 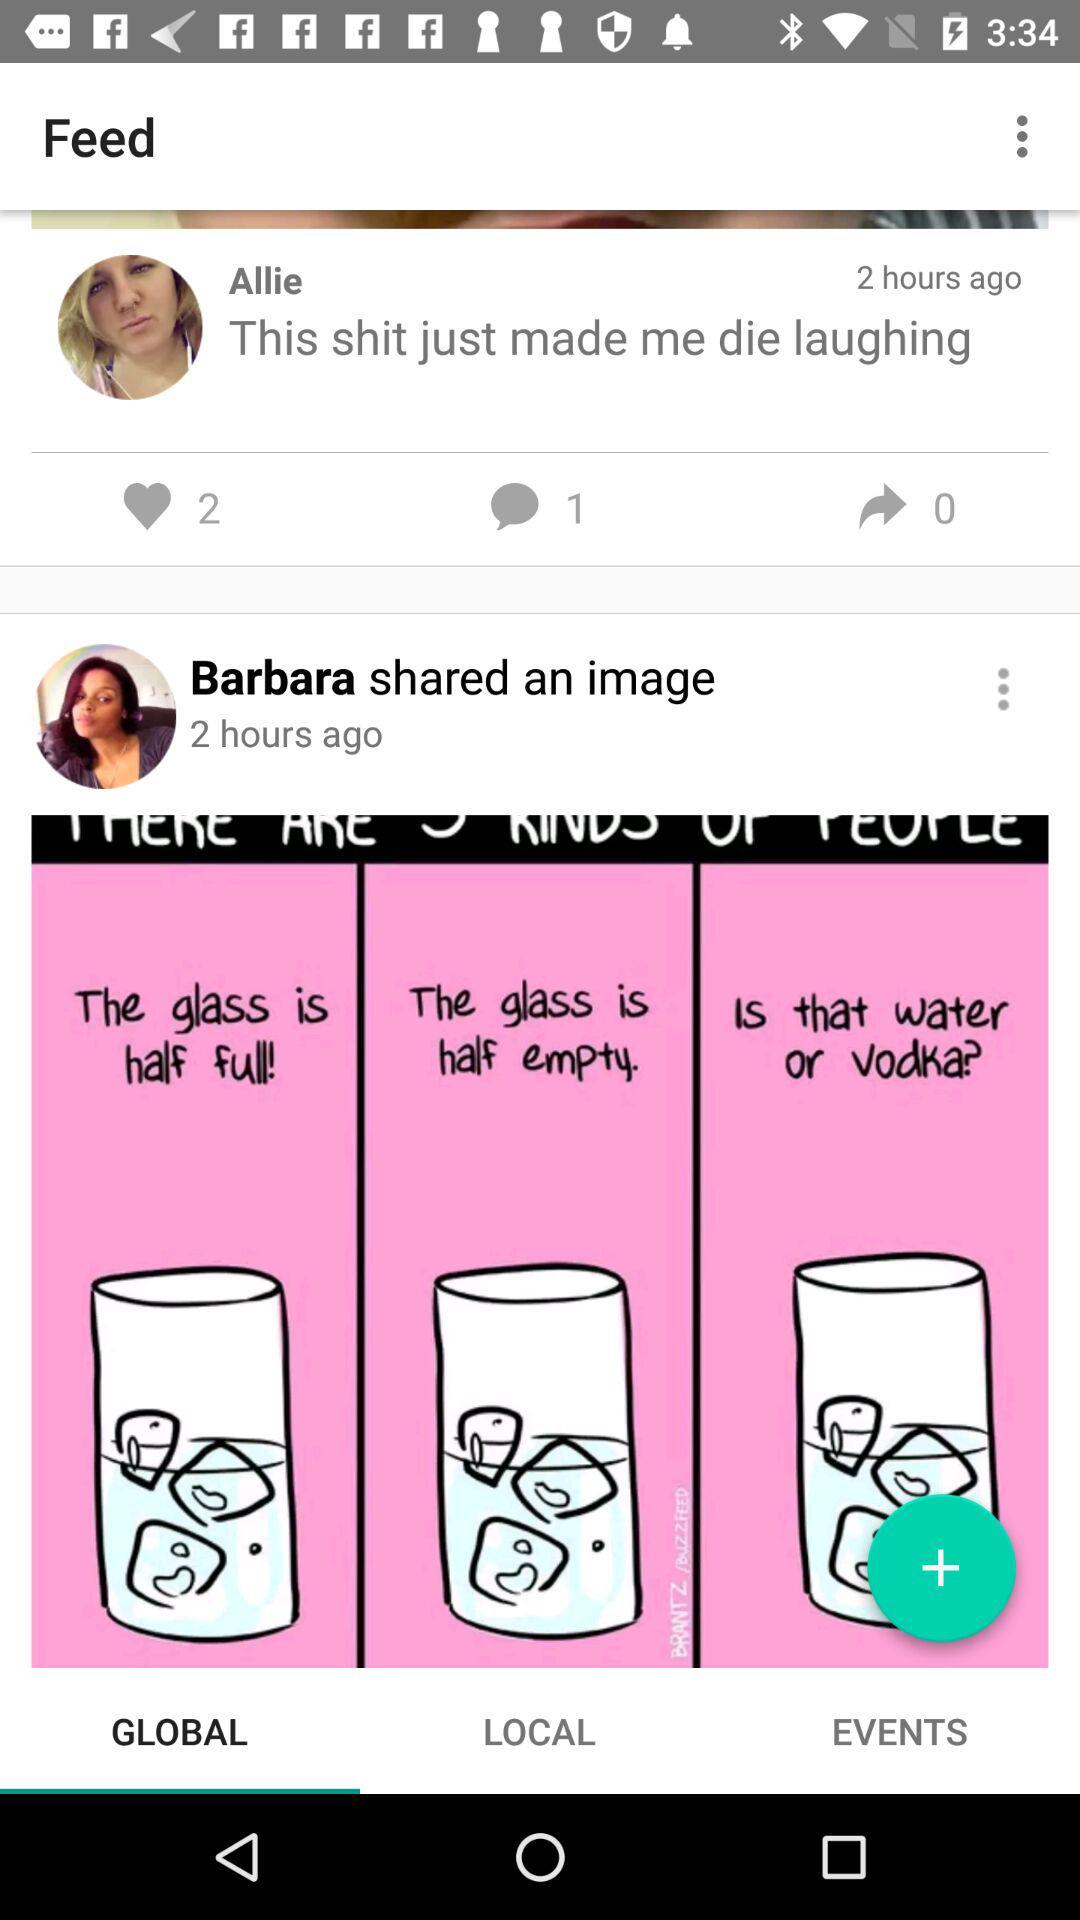 What do you see at coordinates (1027, 135) in the screenshot?
I see `icon to the right of feed item` at bounding box center [1027, 135].